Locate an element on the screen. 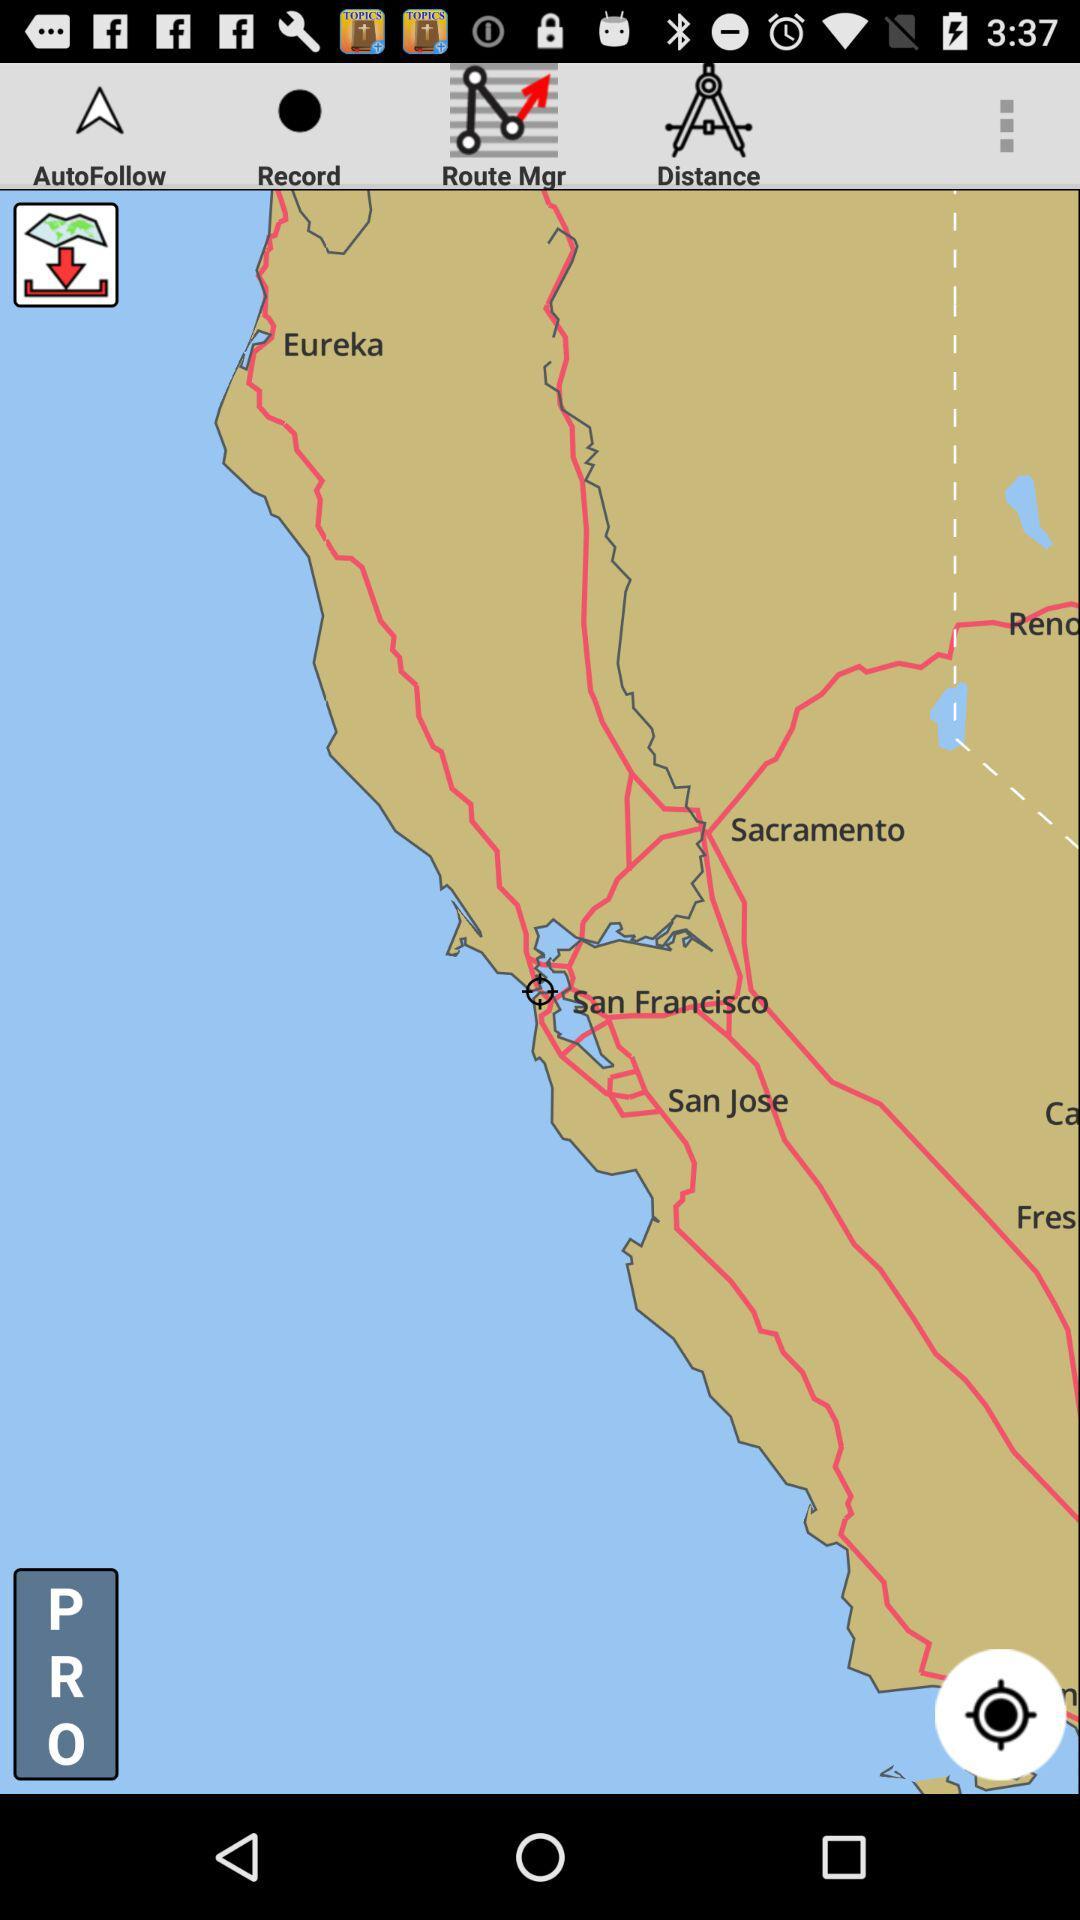 This screenshot has height=1920, width=1080. icon to the left of record app is located at coordinates (64, 253).